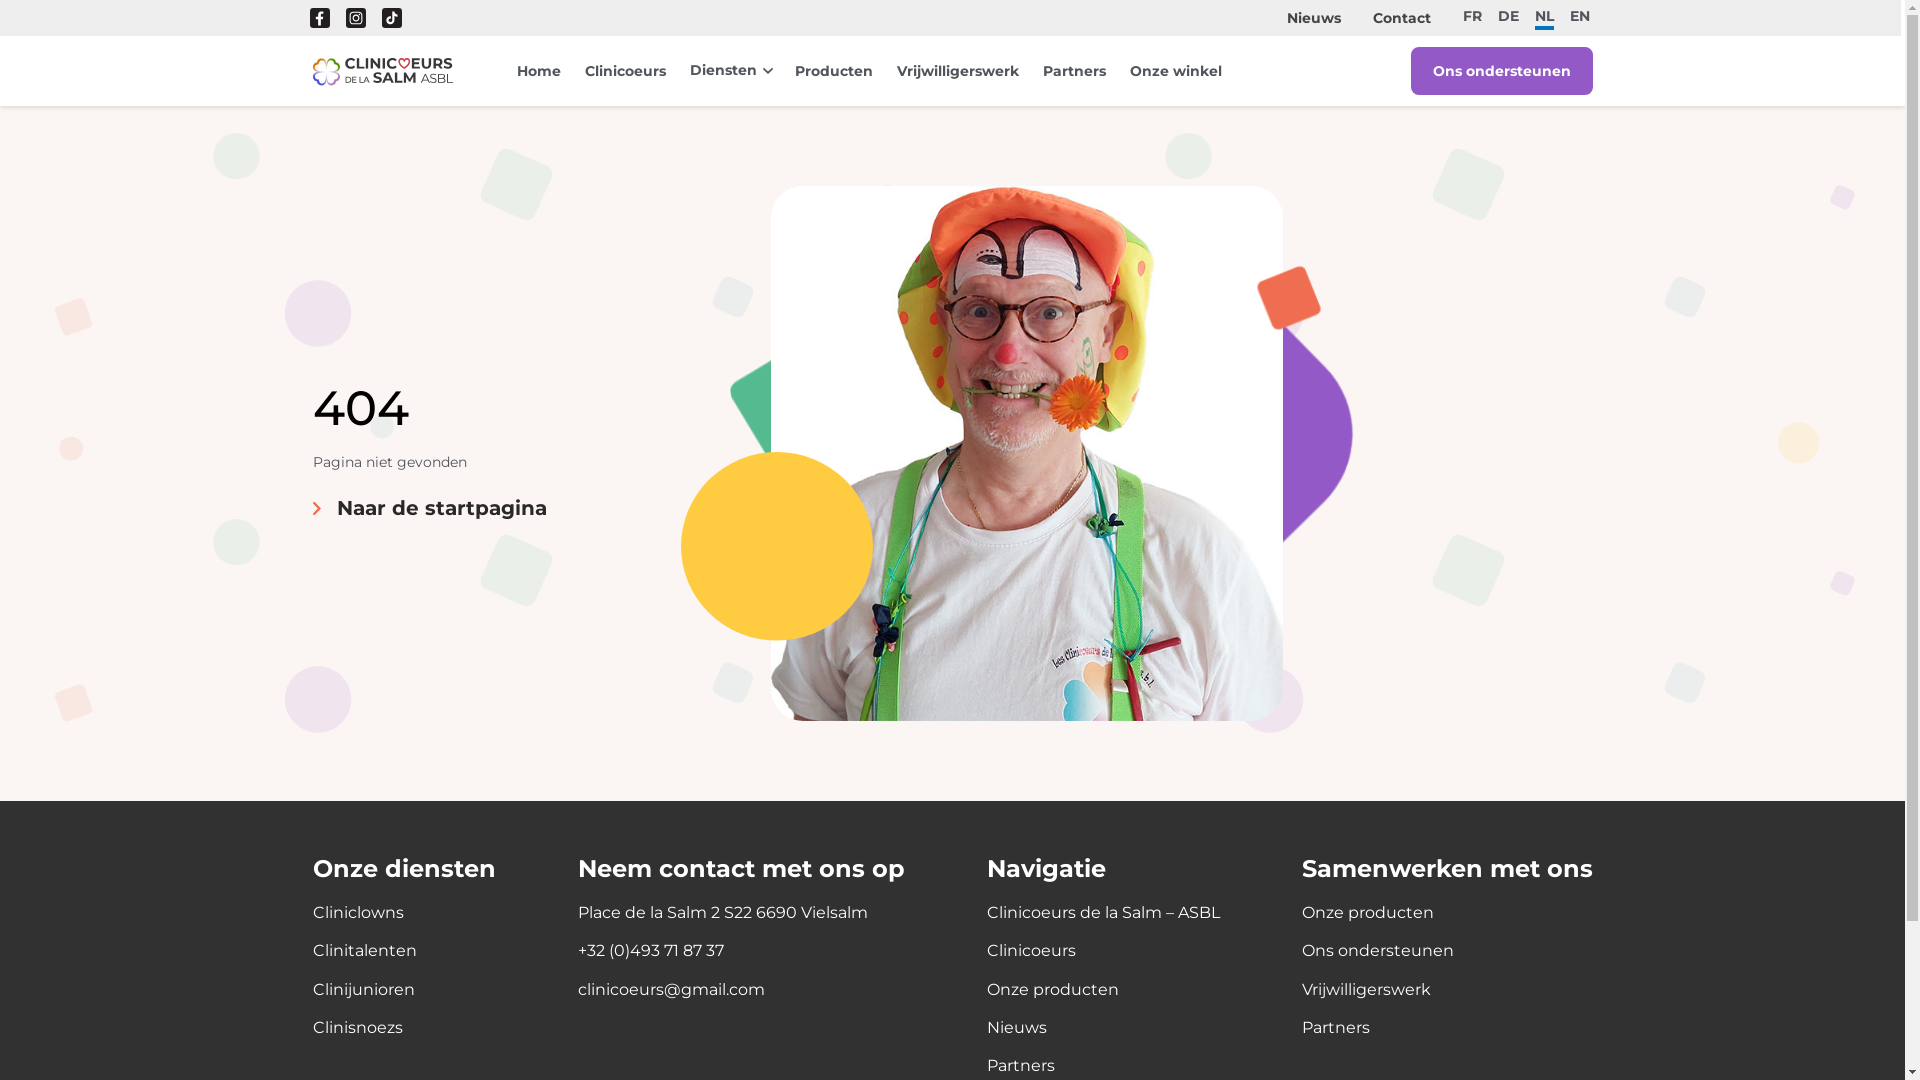 Image resolution: width=1920 pixels, height=1080 pixels. I want to click on 'clinicoeurs@gmail.com', so click(671, 990).